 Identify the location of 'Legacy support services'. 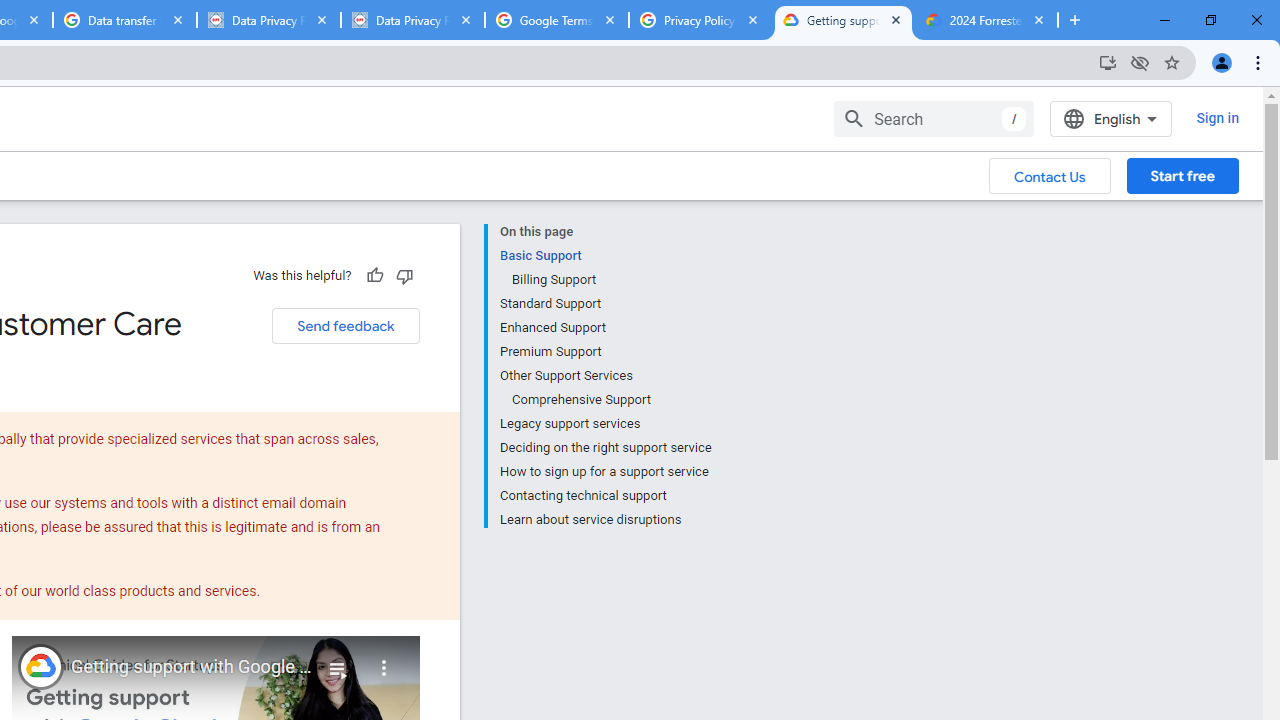
(604, 423).